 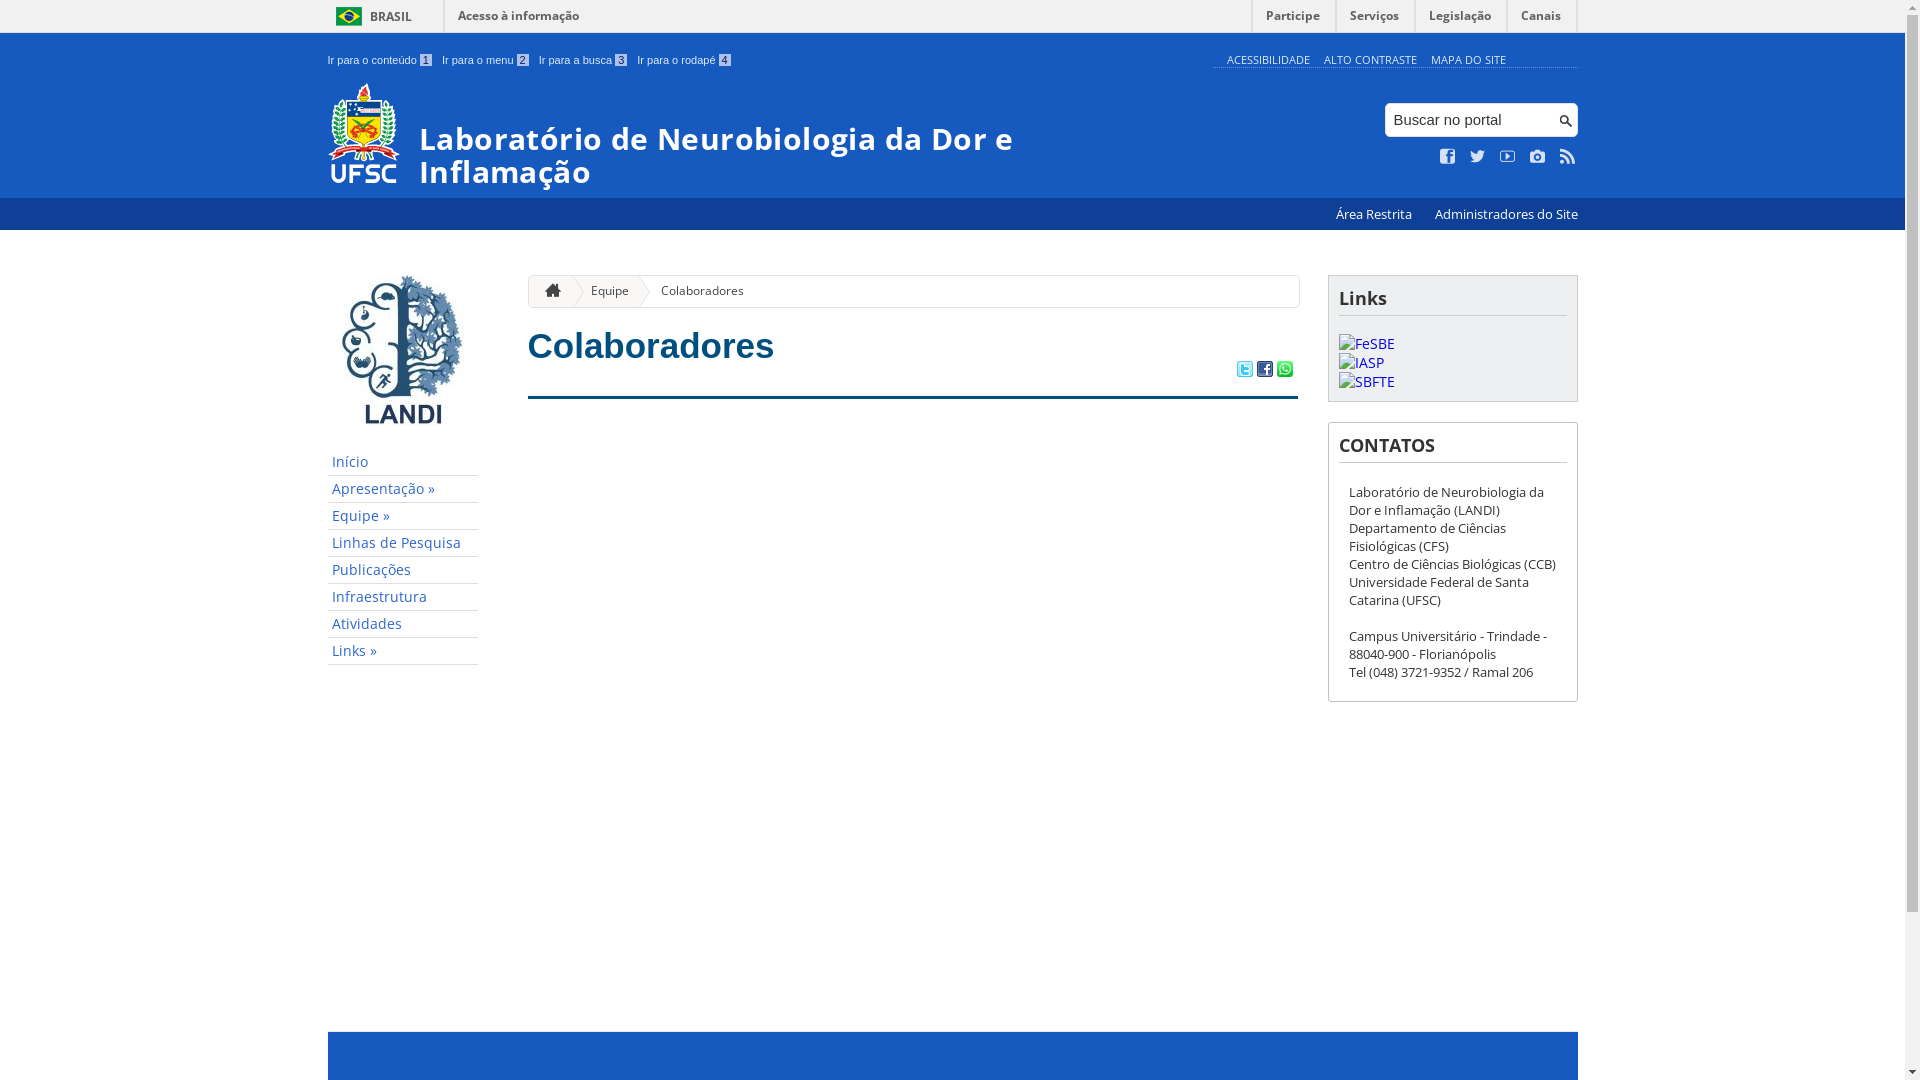 What do you see at coordinates (485, 59) in the screenshot?
I see `'Ir para o menu 2'` at bounding box center [485, 59].